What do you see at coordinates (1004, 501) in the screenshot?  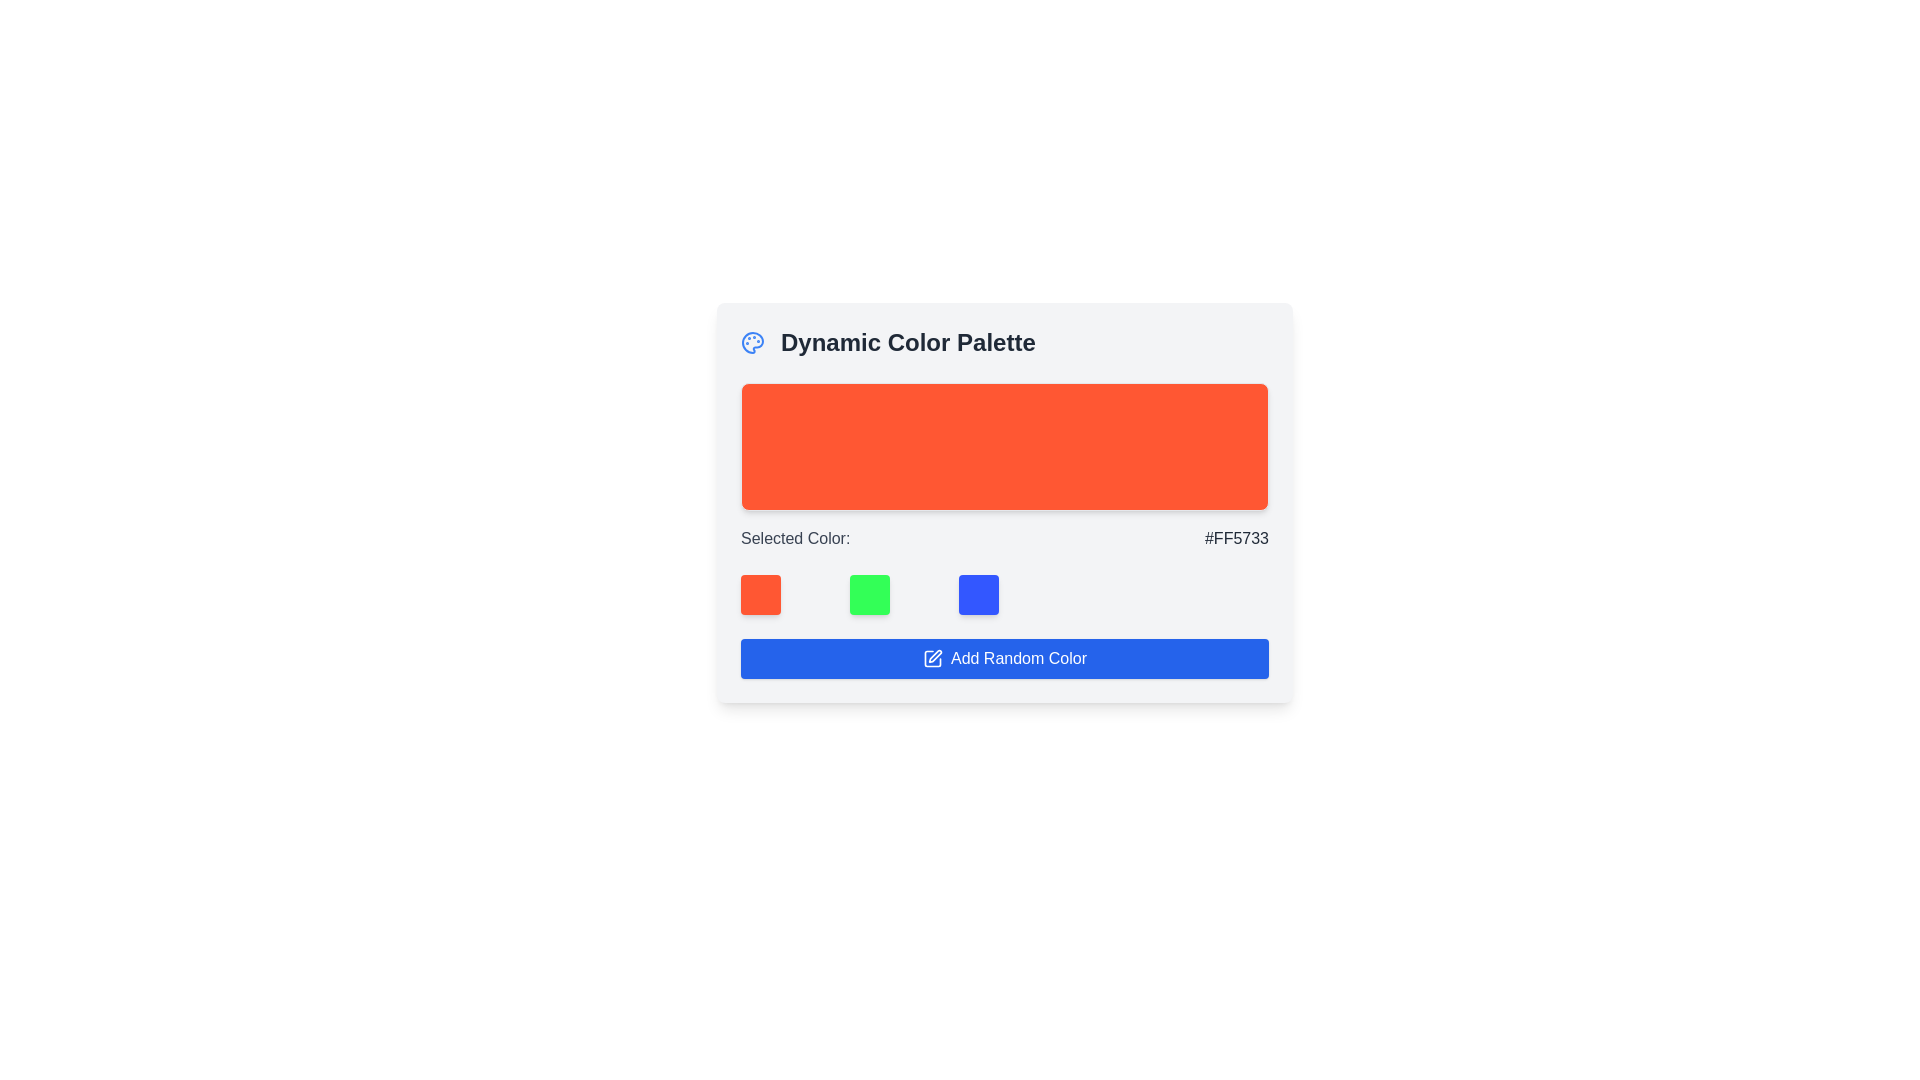 I see `the Color preview display area, which is located below the 'Dynamic Color Palette' label and serves as a preview for the selected color` at bounding box center [1004, 501].